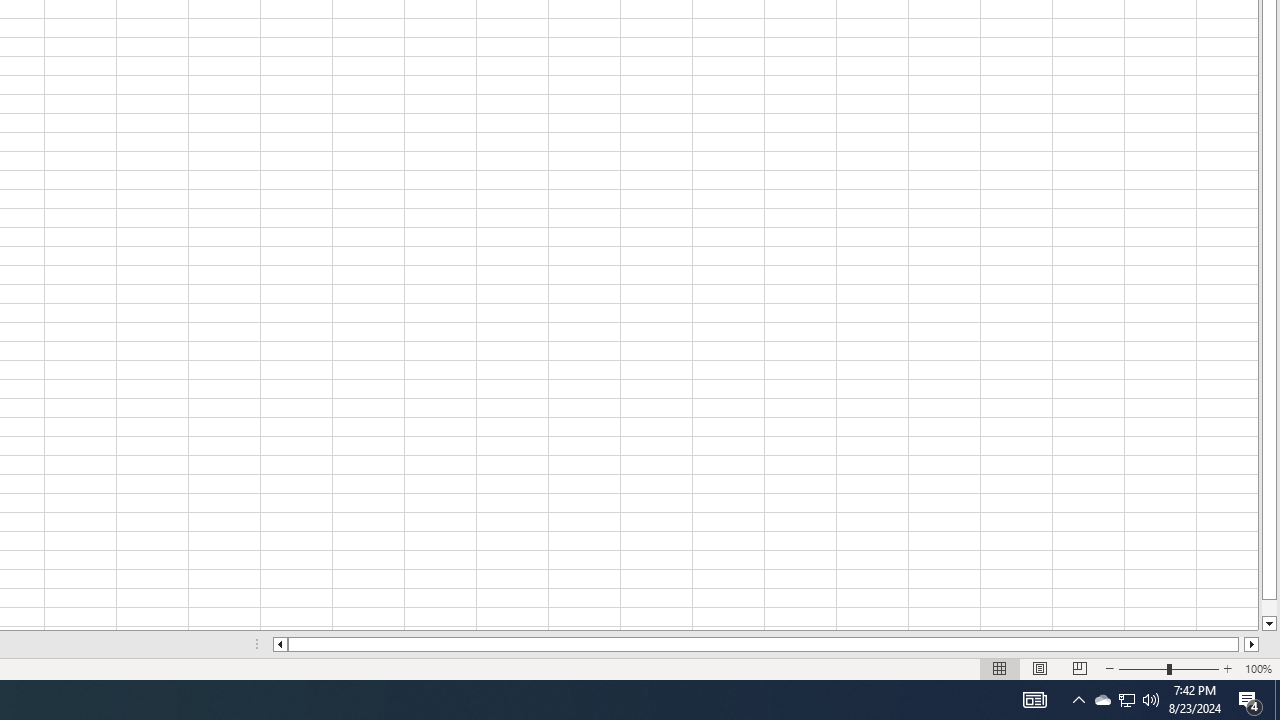 The height and width of the screenshot is (720, 1280). What do you see at coordinates (1168, 669) in the screenshot?
I see `'Zoom'` at bounding box center [1168, 669].